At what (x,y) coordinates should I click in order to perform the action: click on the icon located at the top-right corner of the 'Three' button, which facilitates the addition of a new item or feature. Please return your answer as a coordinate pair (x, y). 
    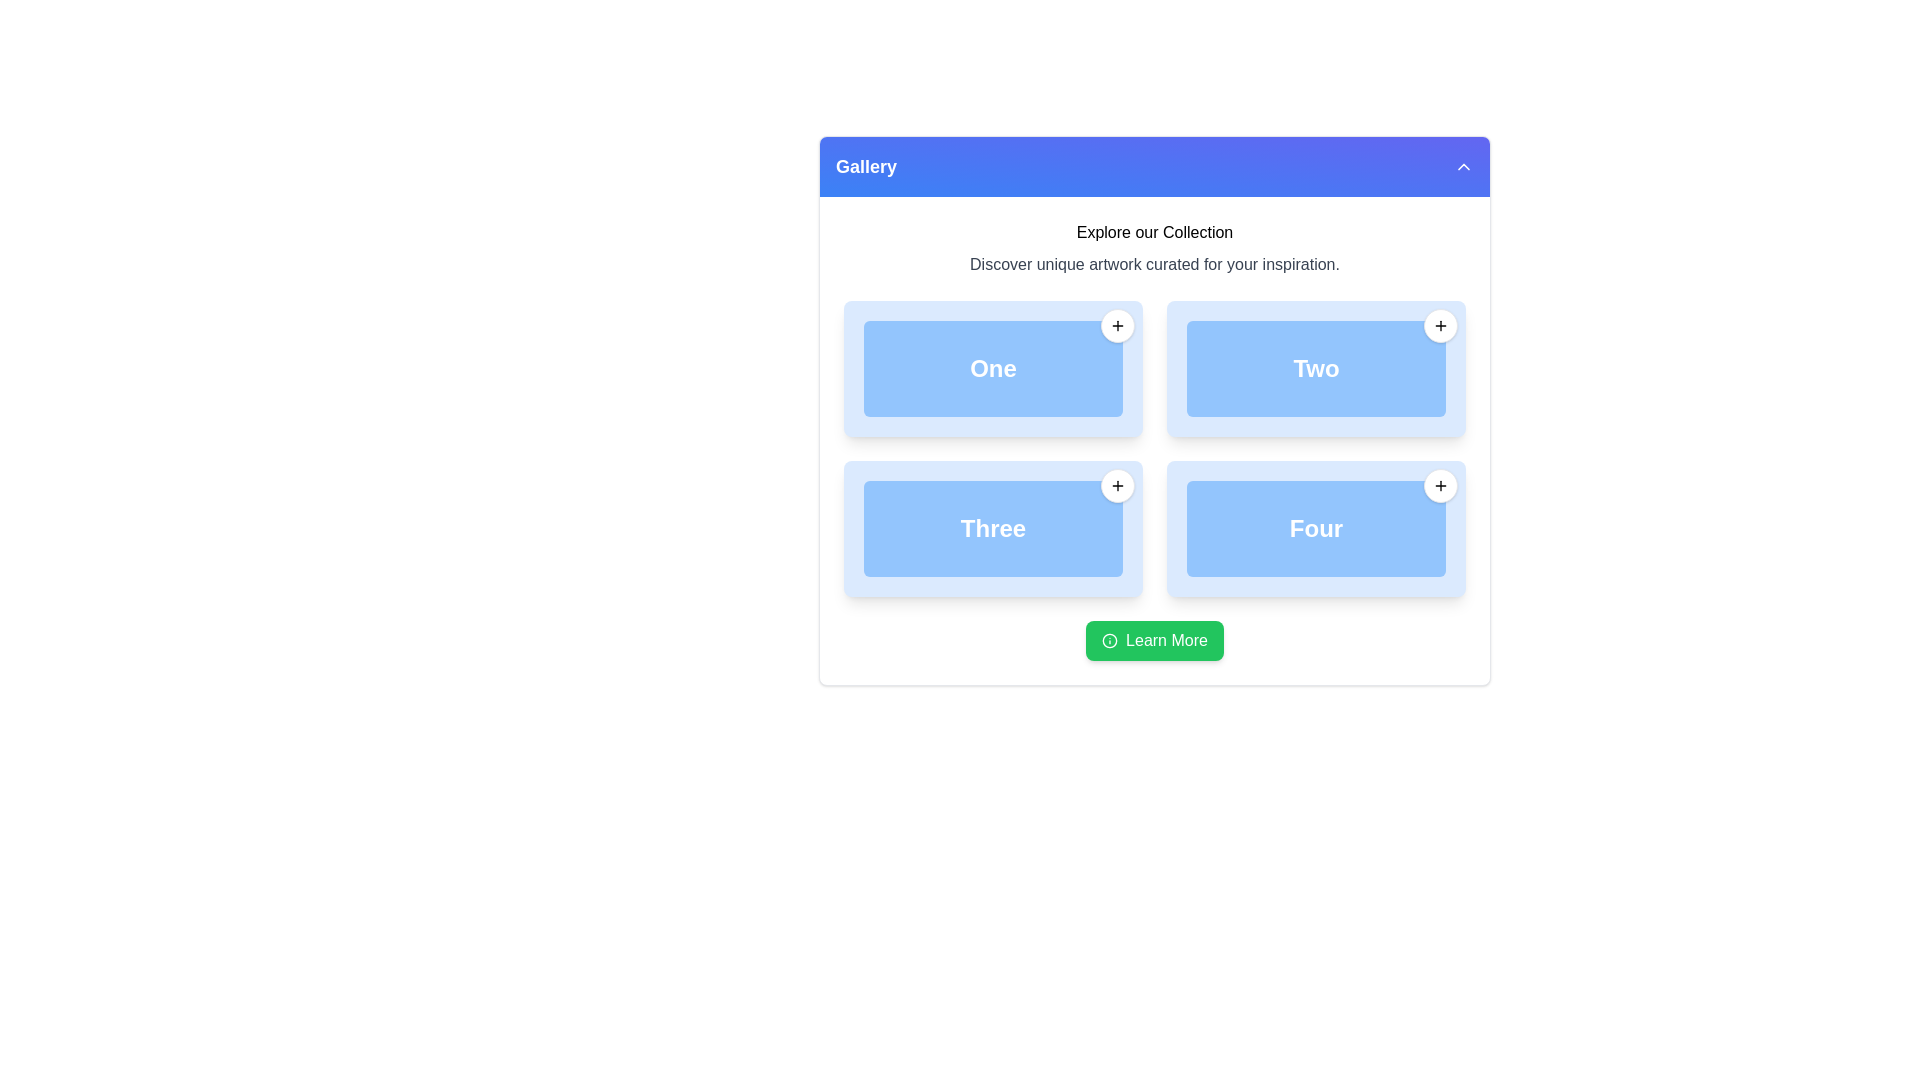
    Looking at the image, I should click on (1117, 486).